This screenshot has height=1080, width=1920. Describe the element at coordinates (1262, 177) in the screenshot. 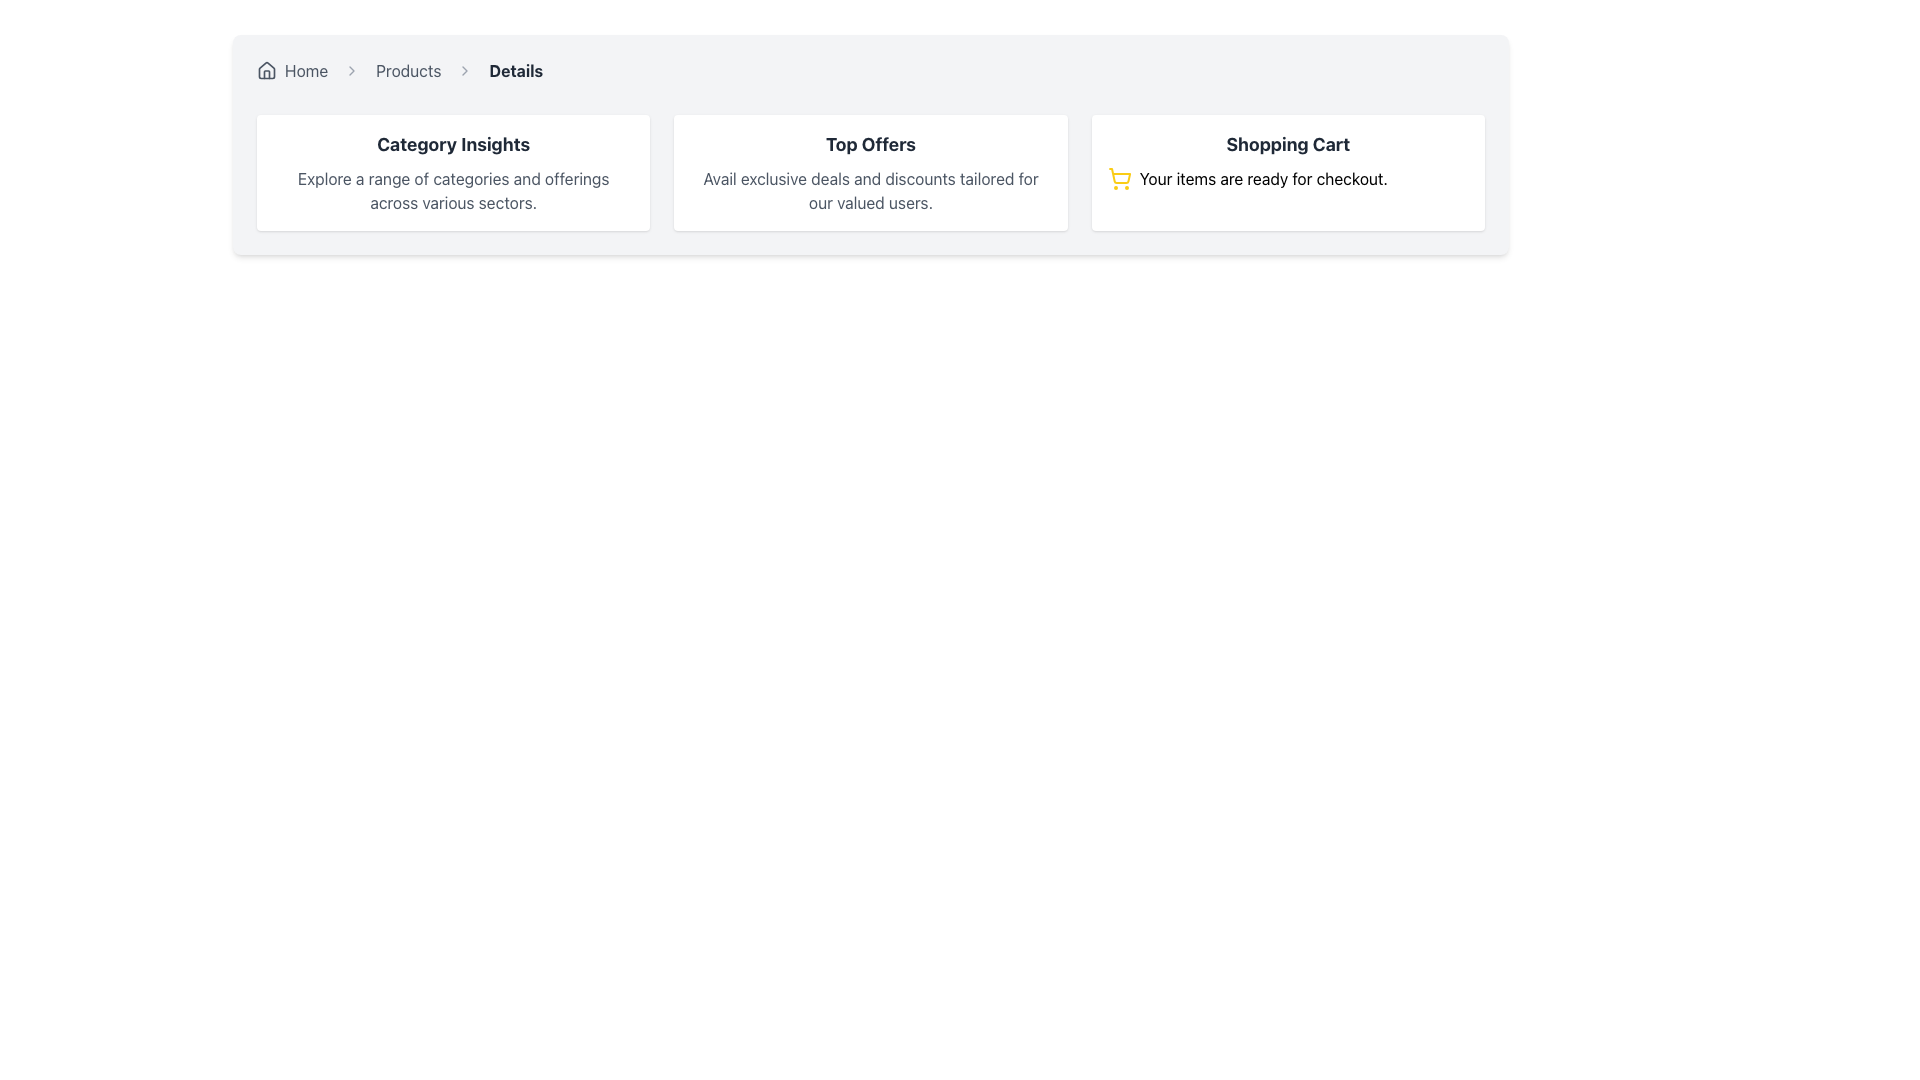

I see `the text element displaying 'Your items are ready for checkout.' located in the 'Shopping Cart' section, positioned to the right of the yellow shopping cart icon` at that location.